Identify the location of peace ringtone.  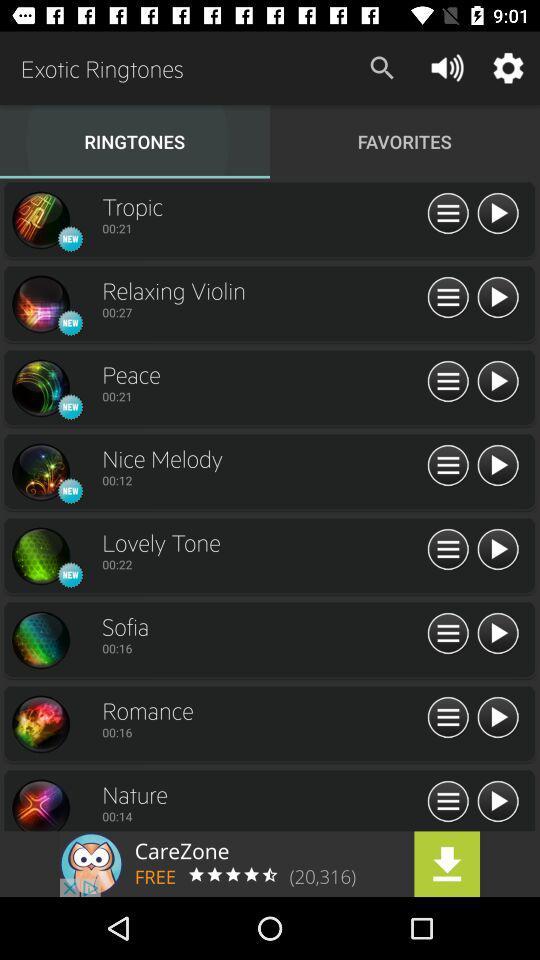
(40, 387).